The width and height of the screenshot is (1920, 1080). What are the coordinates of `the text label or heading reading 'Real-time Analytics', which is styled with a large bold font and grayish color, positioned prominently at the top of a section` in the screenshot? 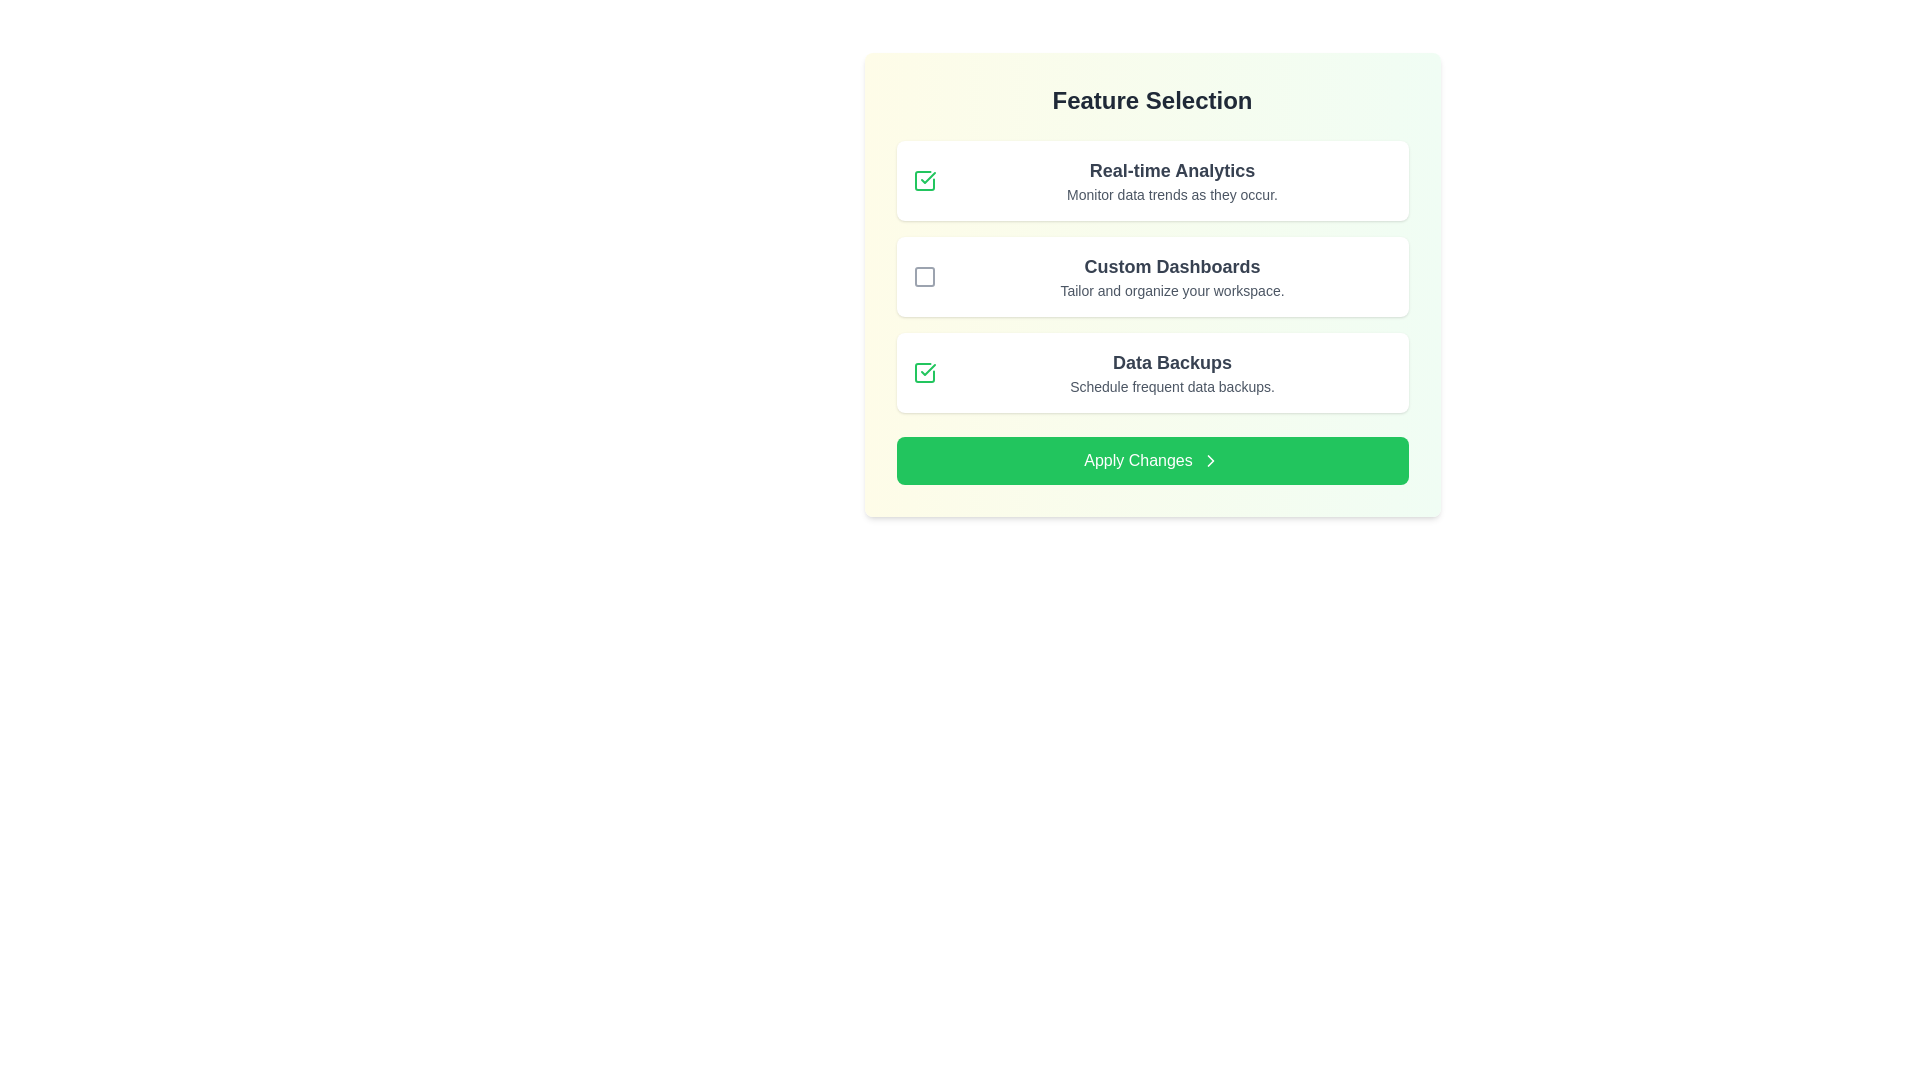 It's located at (1172, 169).